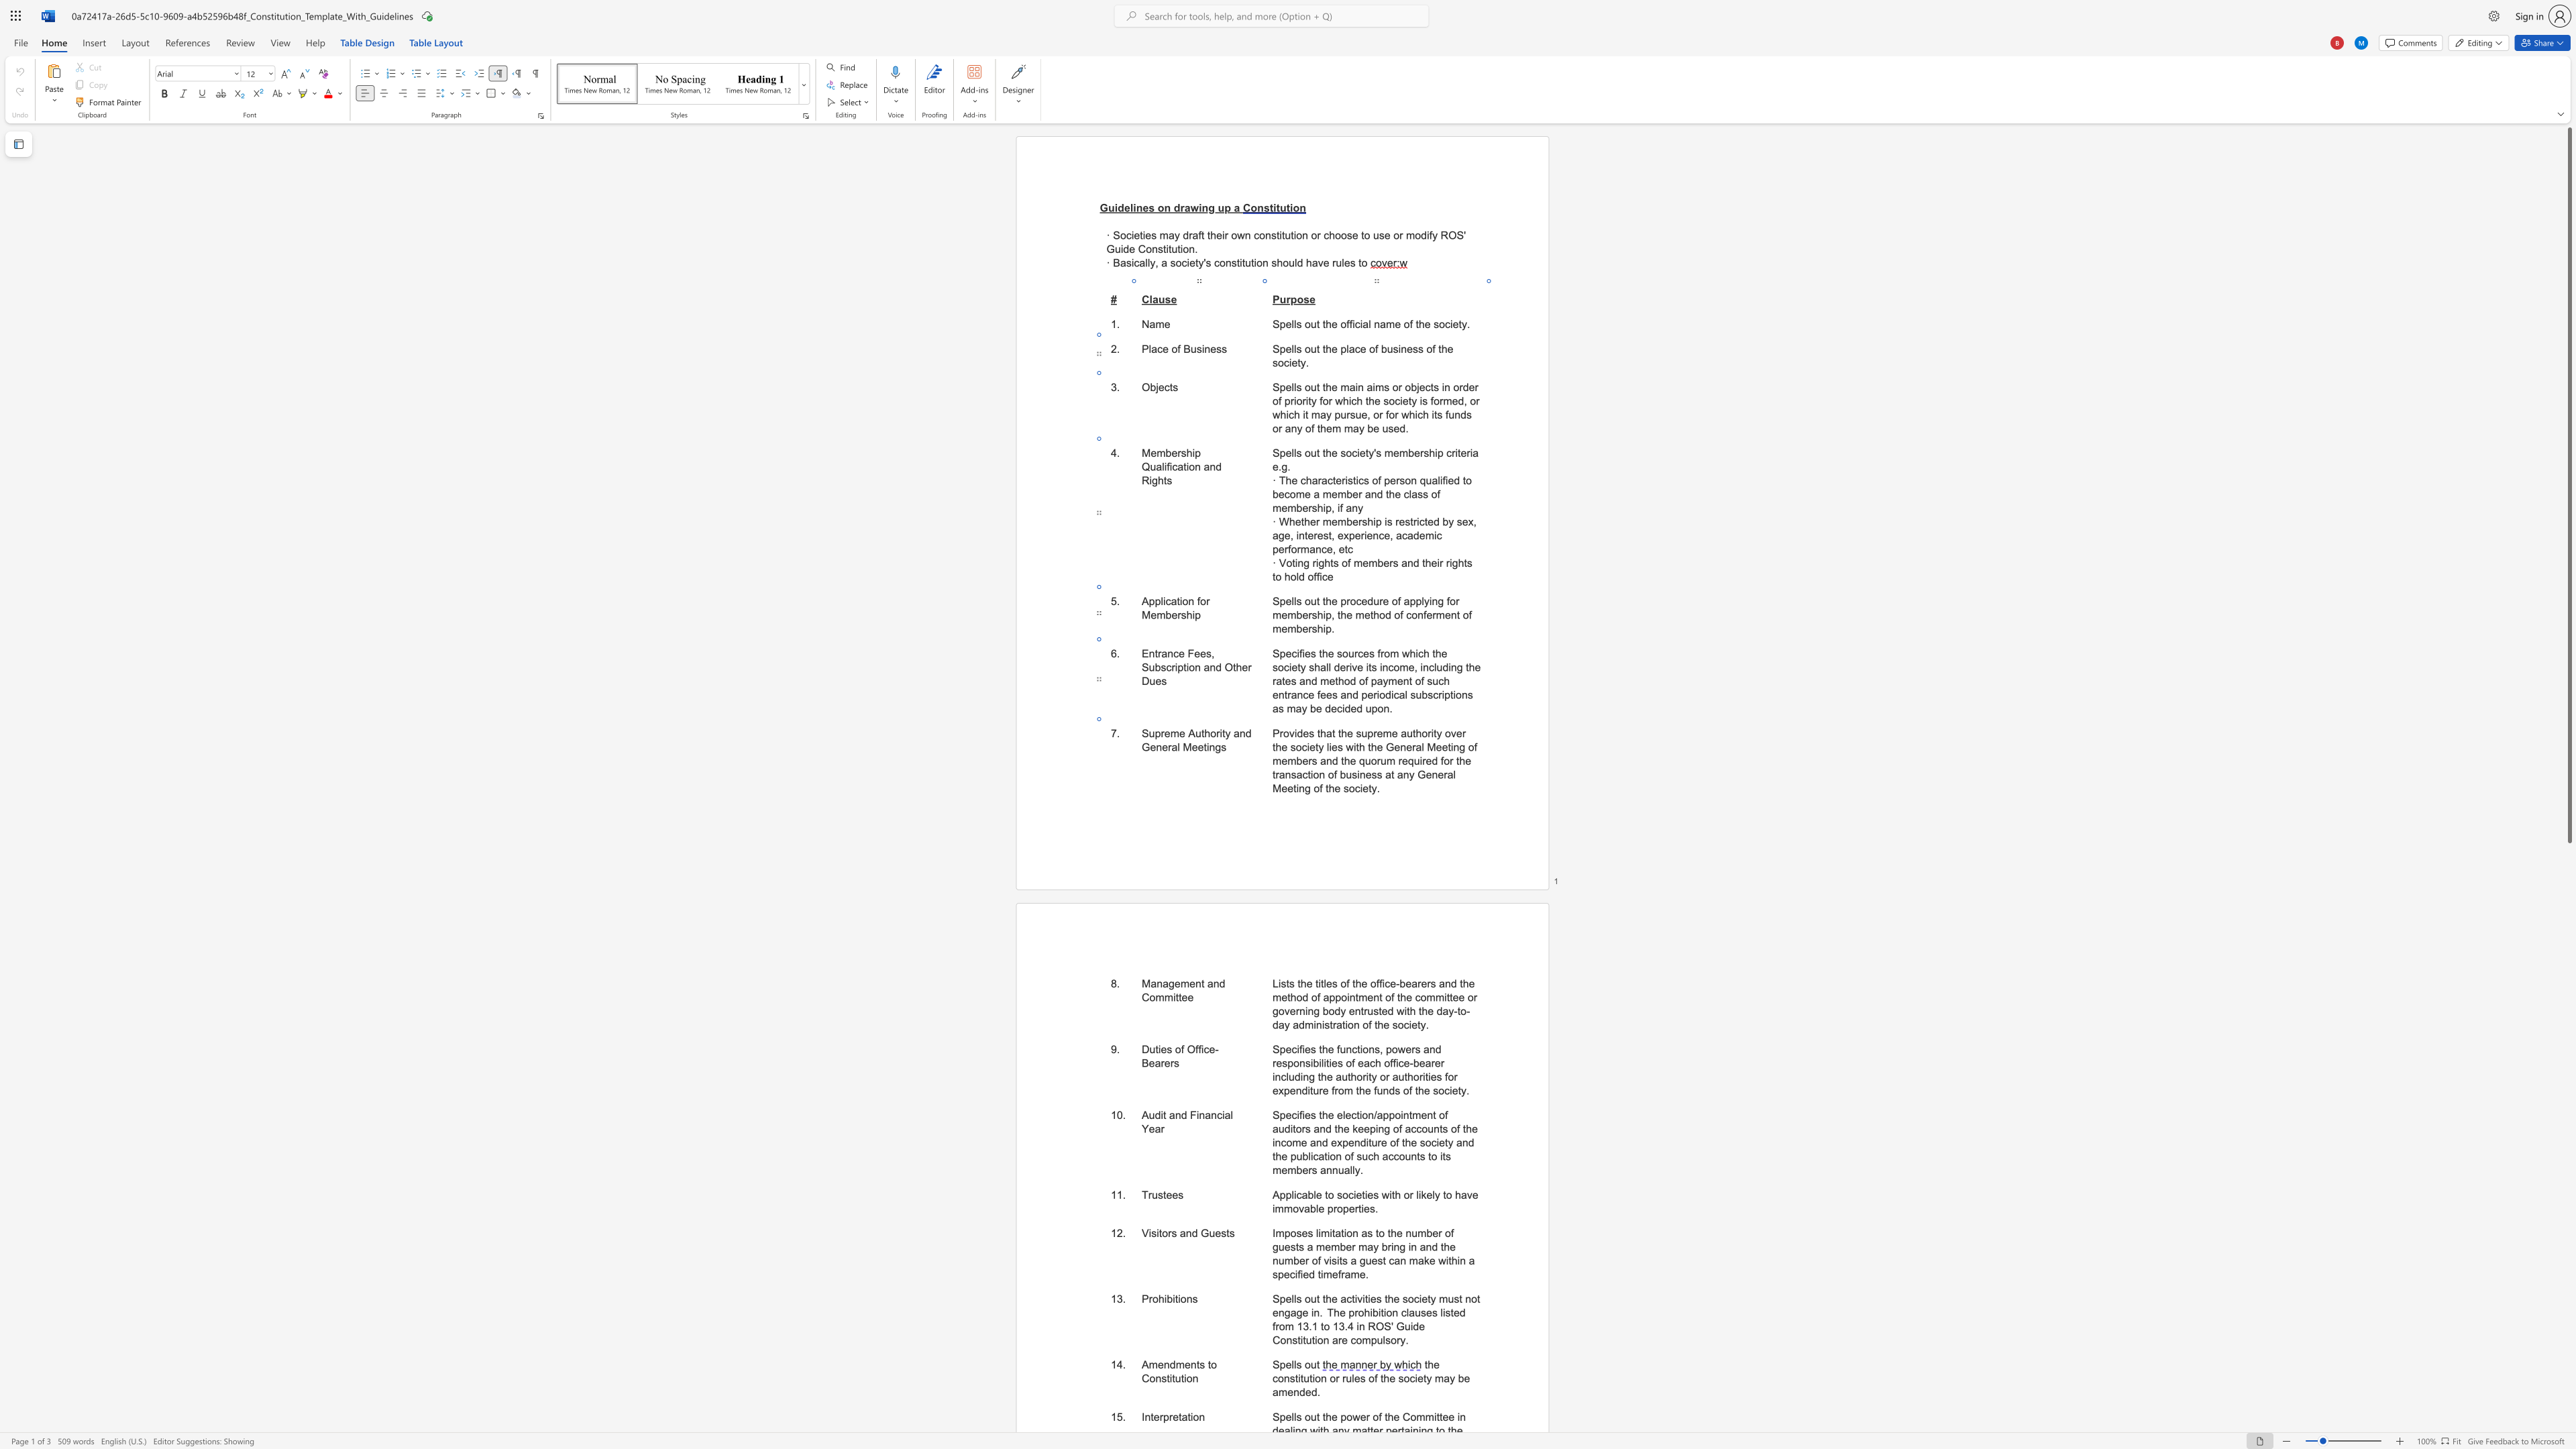  Describe the element at coordinates (1356, 1378) in the screenshot. I see `the 2th character "e" in the text` at that location.